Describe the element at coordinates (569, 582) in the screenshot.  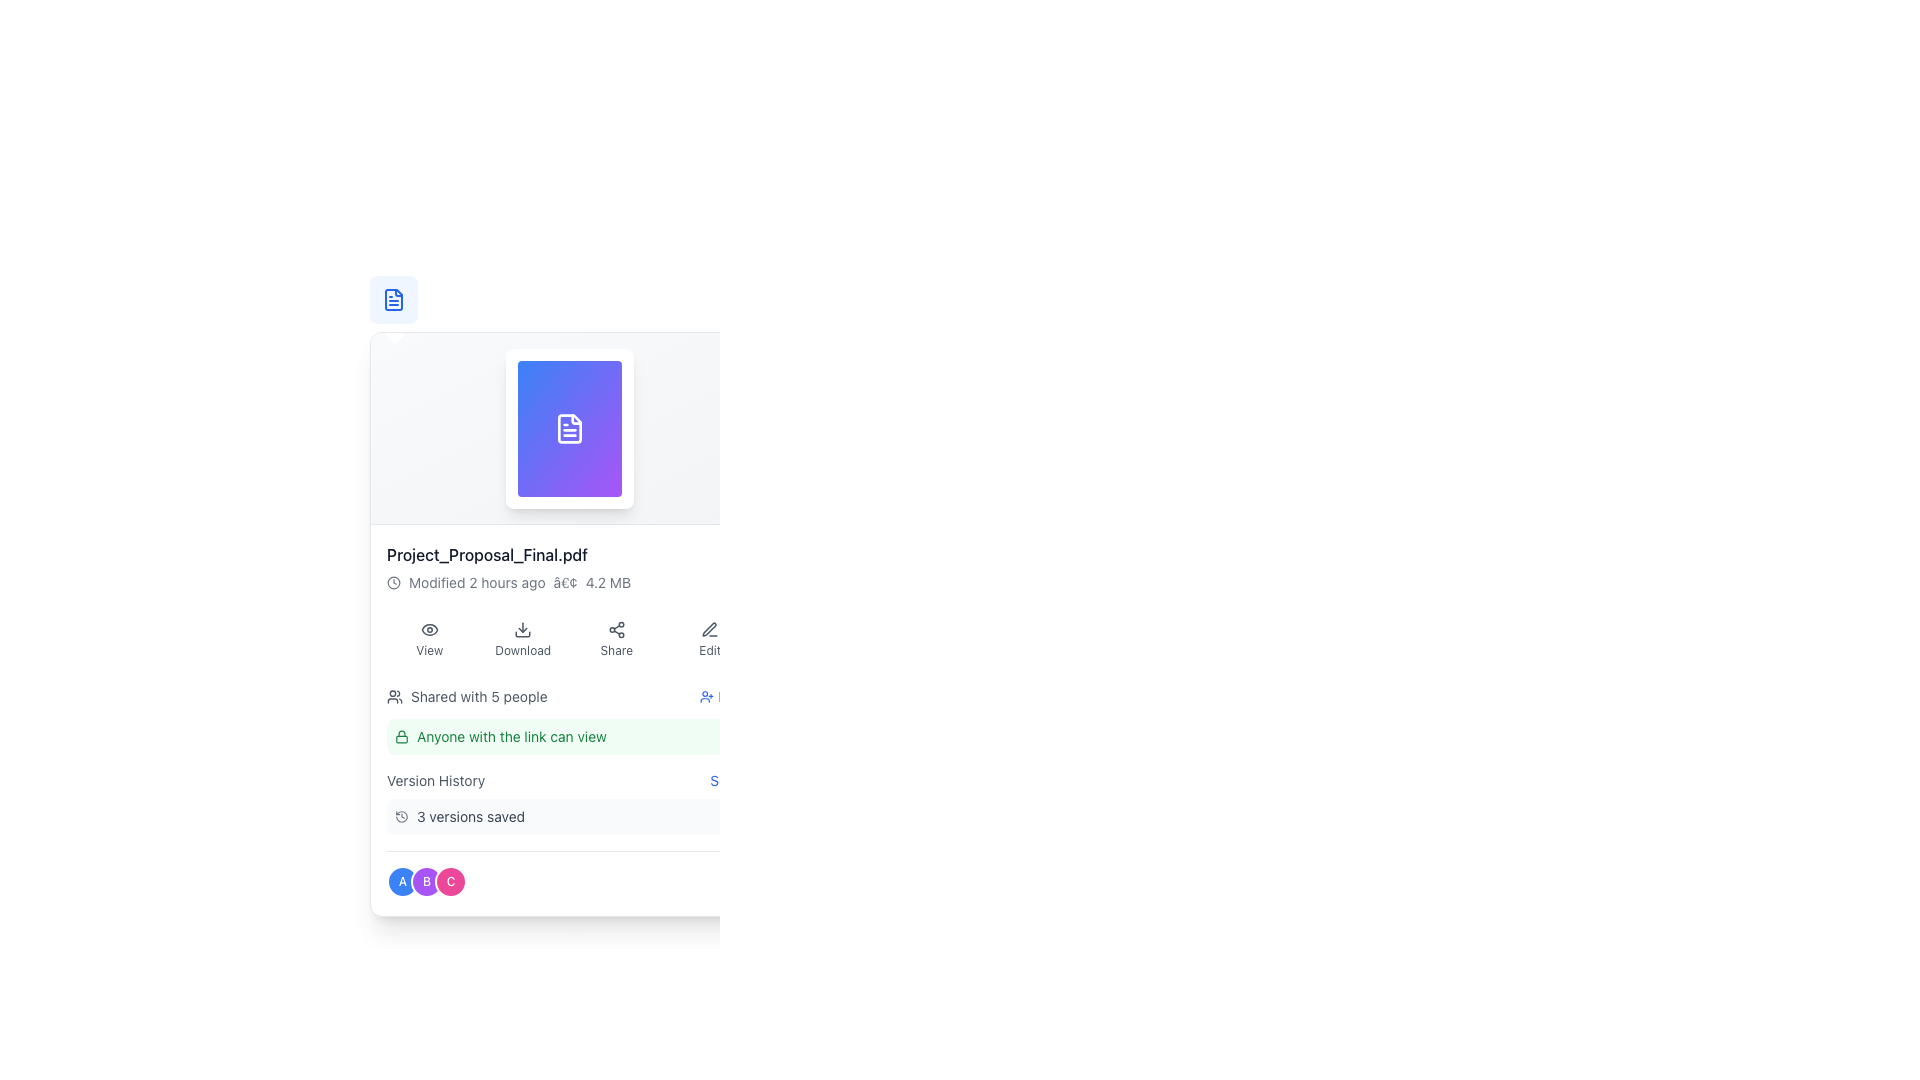
I see `Metadata display text located below 'Project_Proposal_Final.pdf', which shows modification details and file size` at that location.